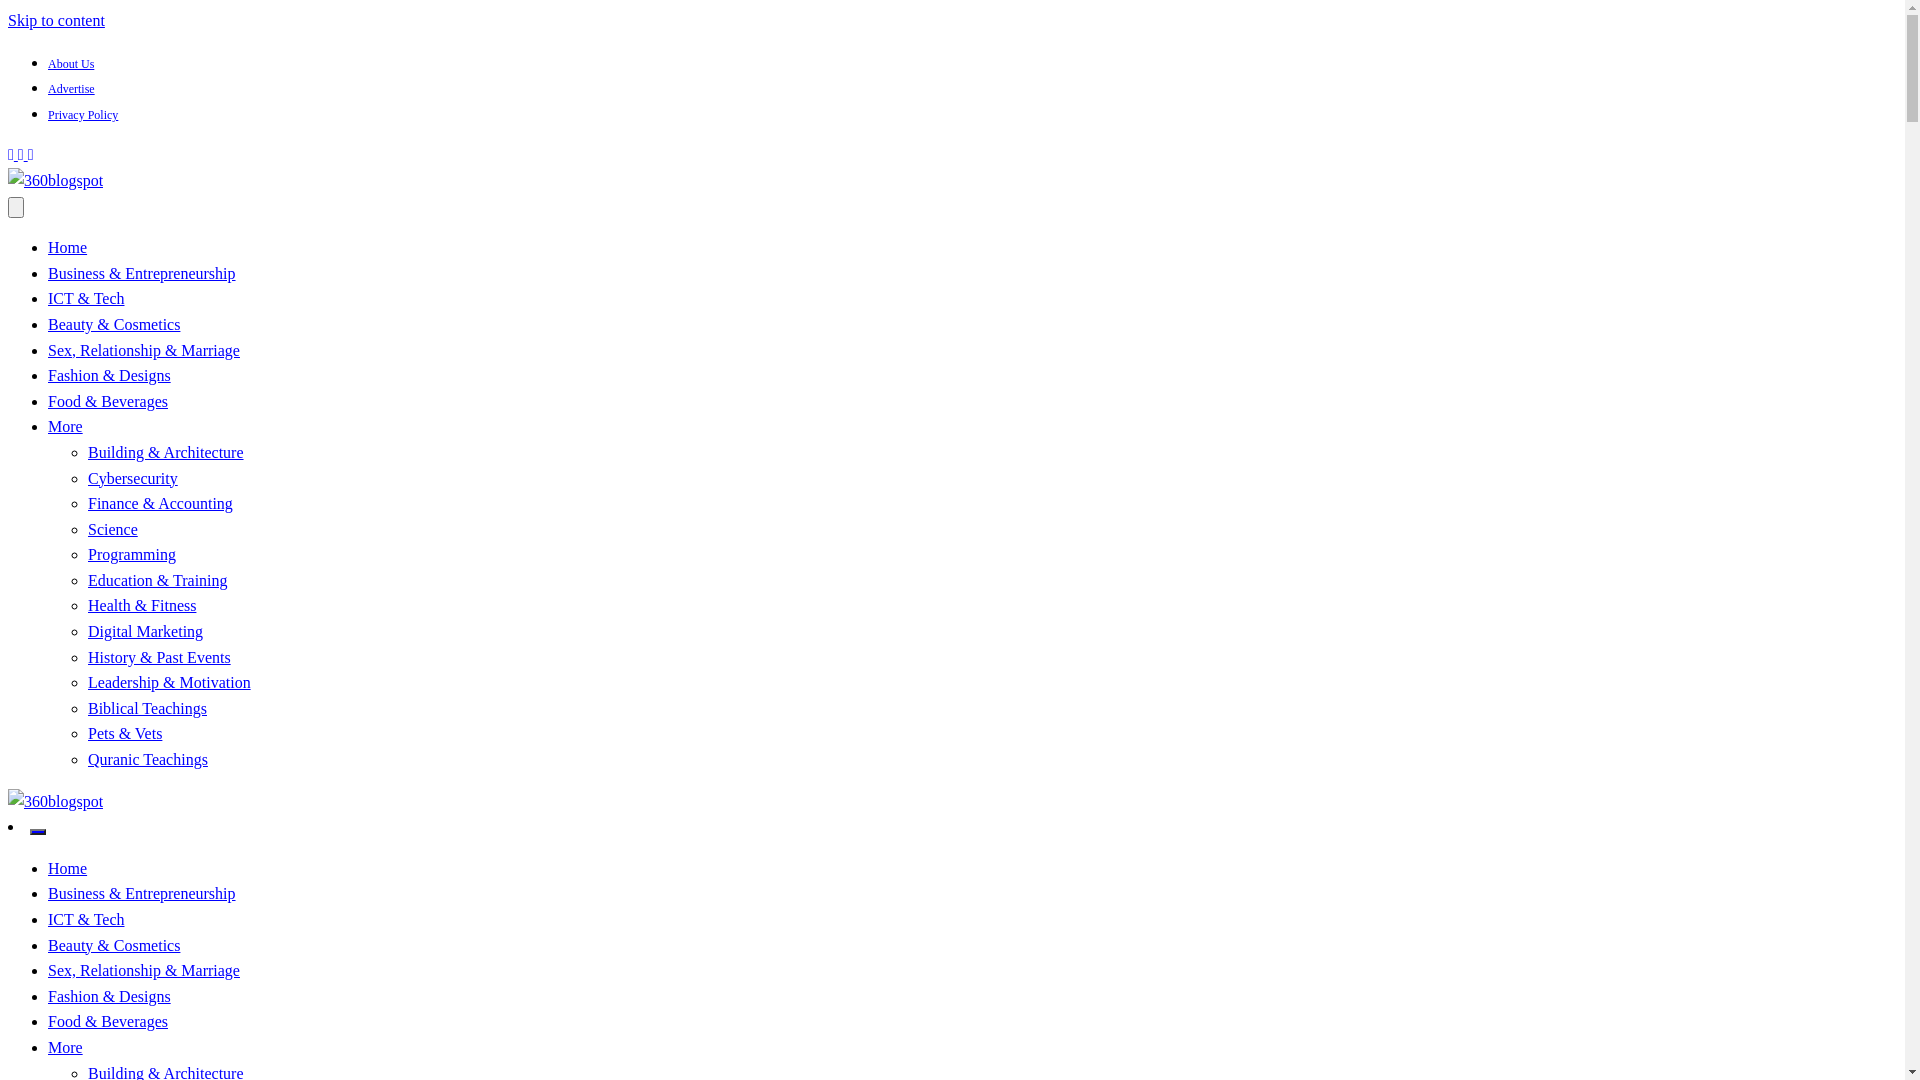 The image size is (1920, 1080). What do you see at coordinates (108, 375) in the screenshot?
I see `'Fashion & Designs'` at bounding box center [108, 375].